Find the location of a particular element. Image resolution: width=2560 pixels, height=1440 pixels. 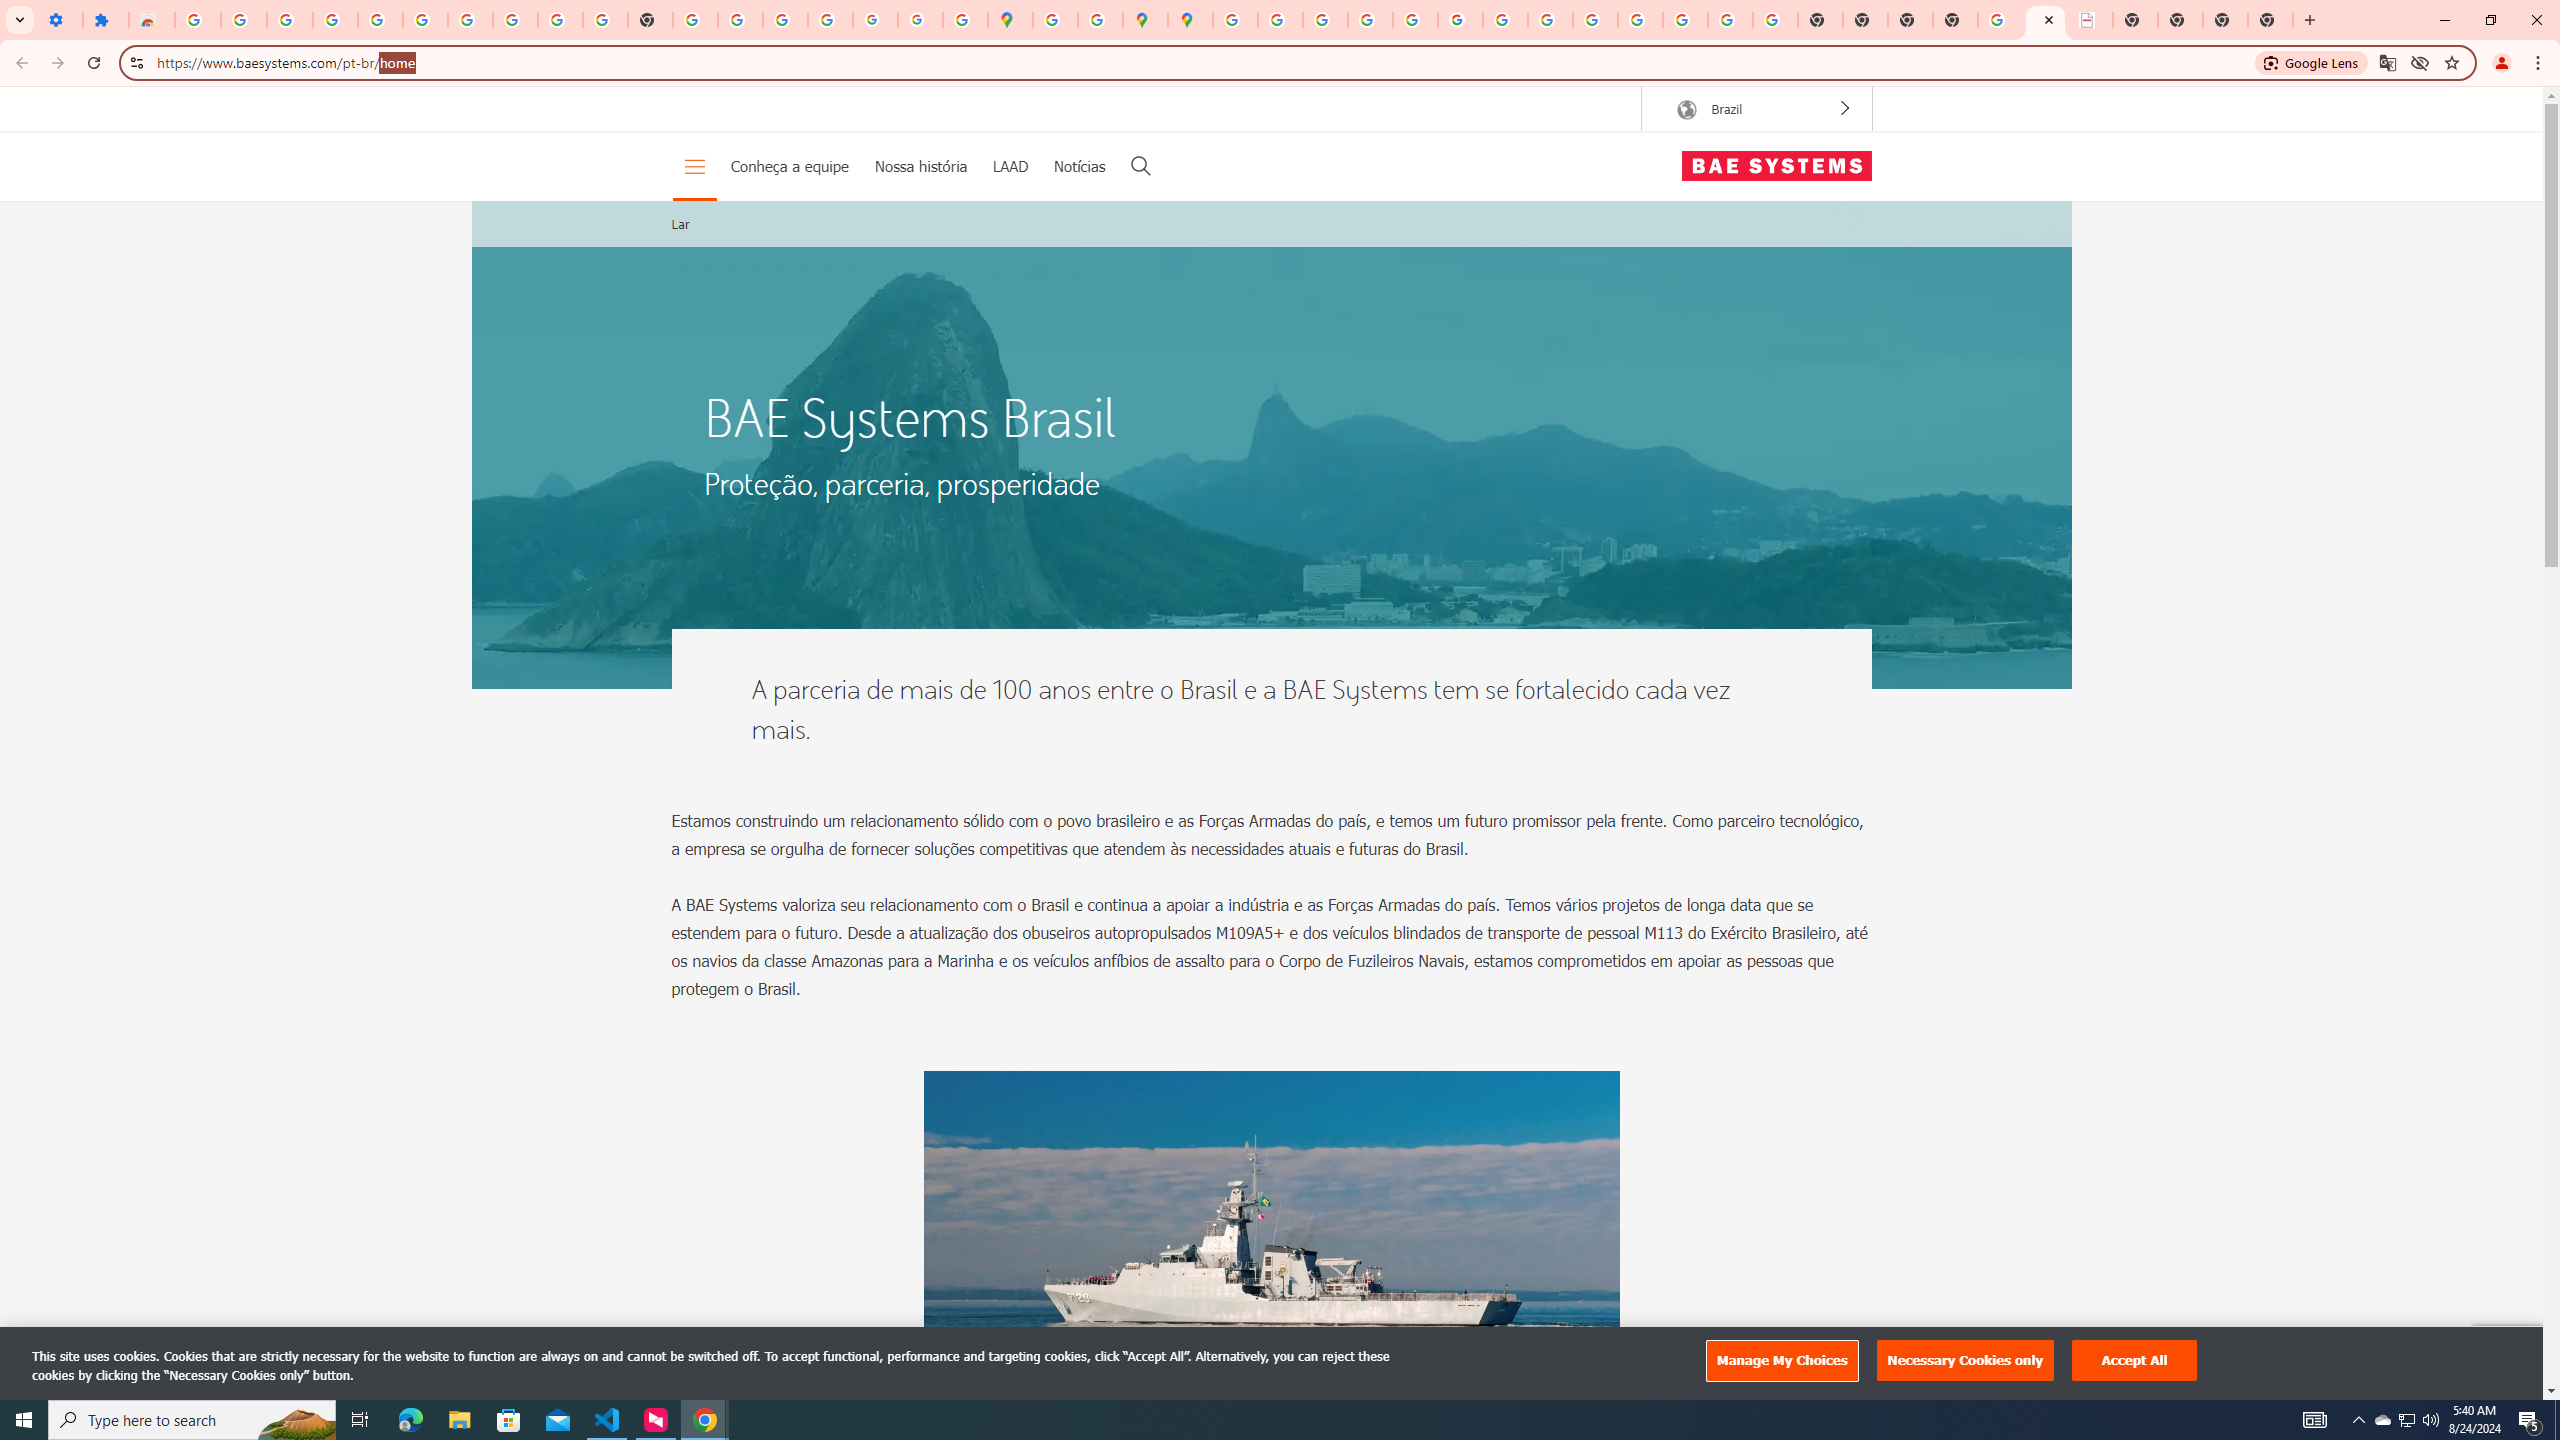

'Settings - On startup' is located at coordinates (60, 19).